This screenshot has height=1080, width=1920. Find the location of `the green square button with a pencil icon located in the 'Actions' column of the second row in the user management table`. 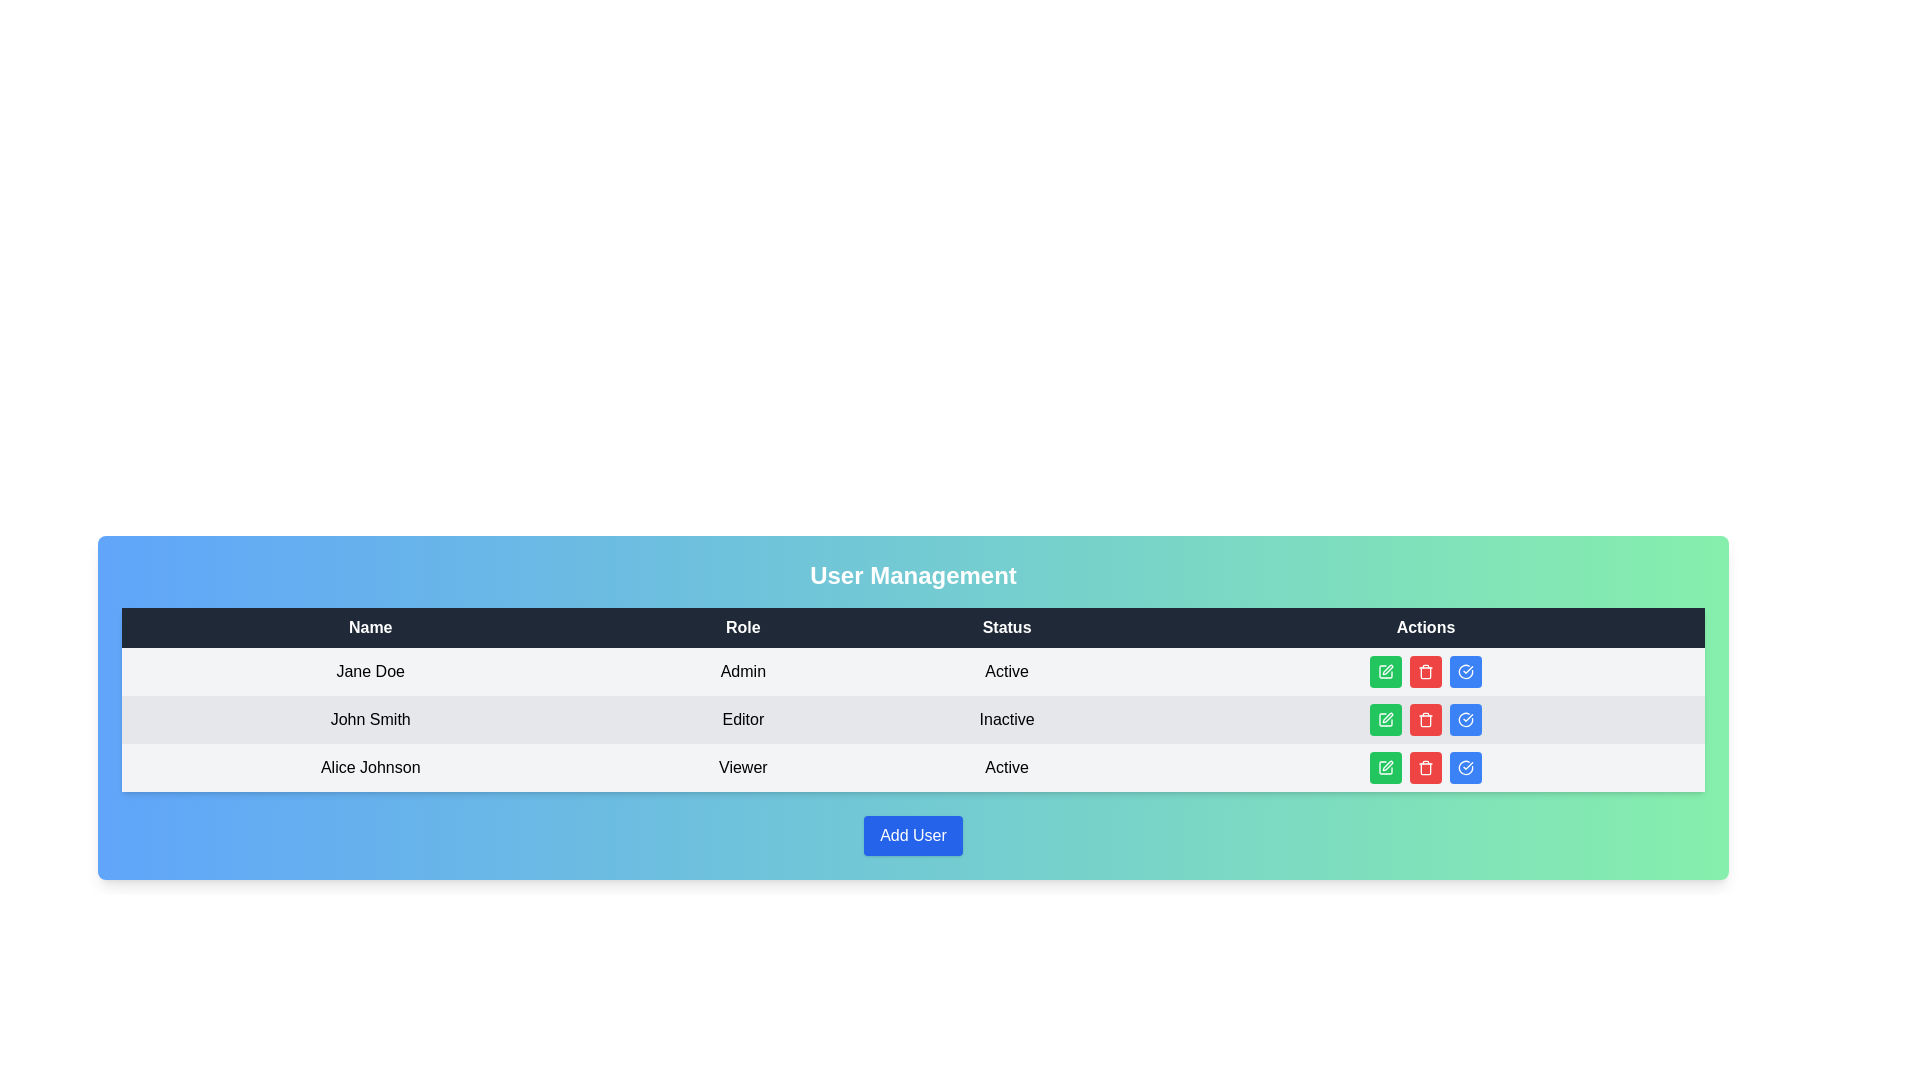

the green square button with a pencil icon located in the 'Actions' column of the second row in the user management table is located at coordinates (1385, 720).